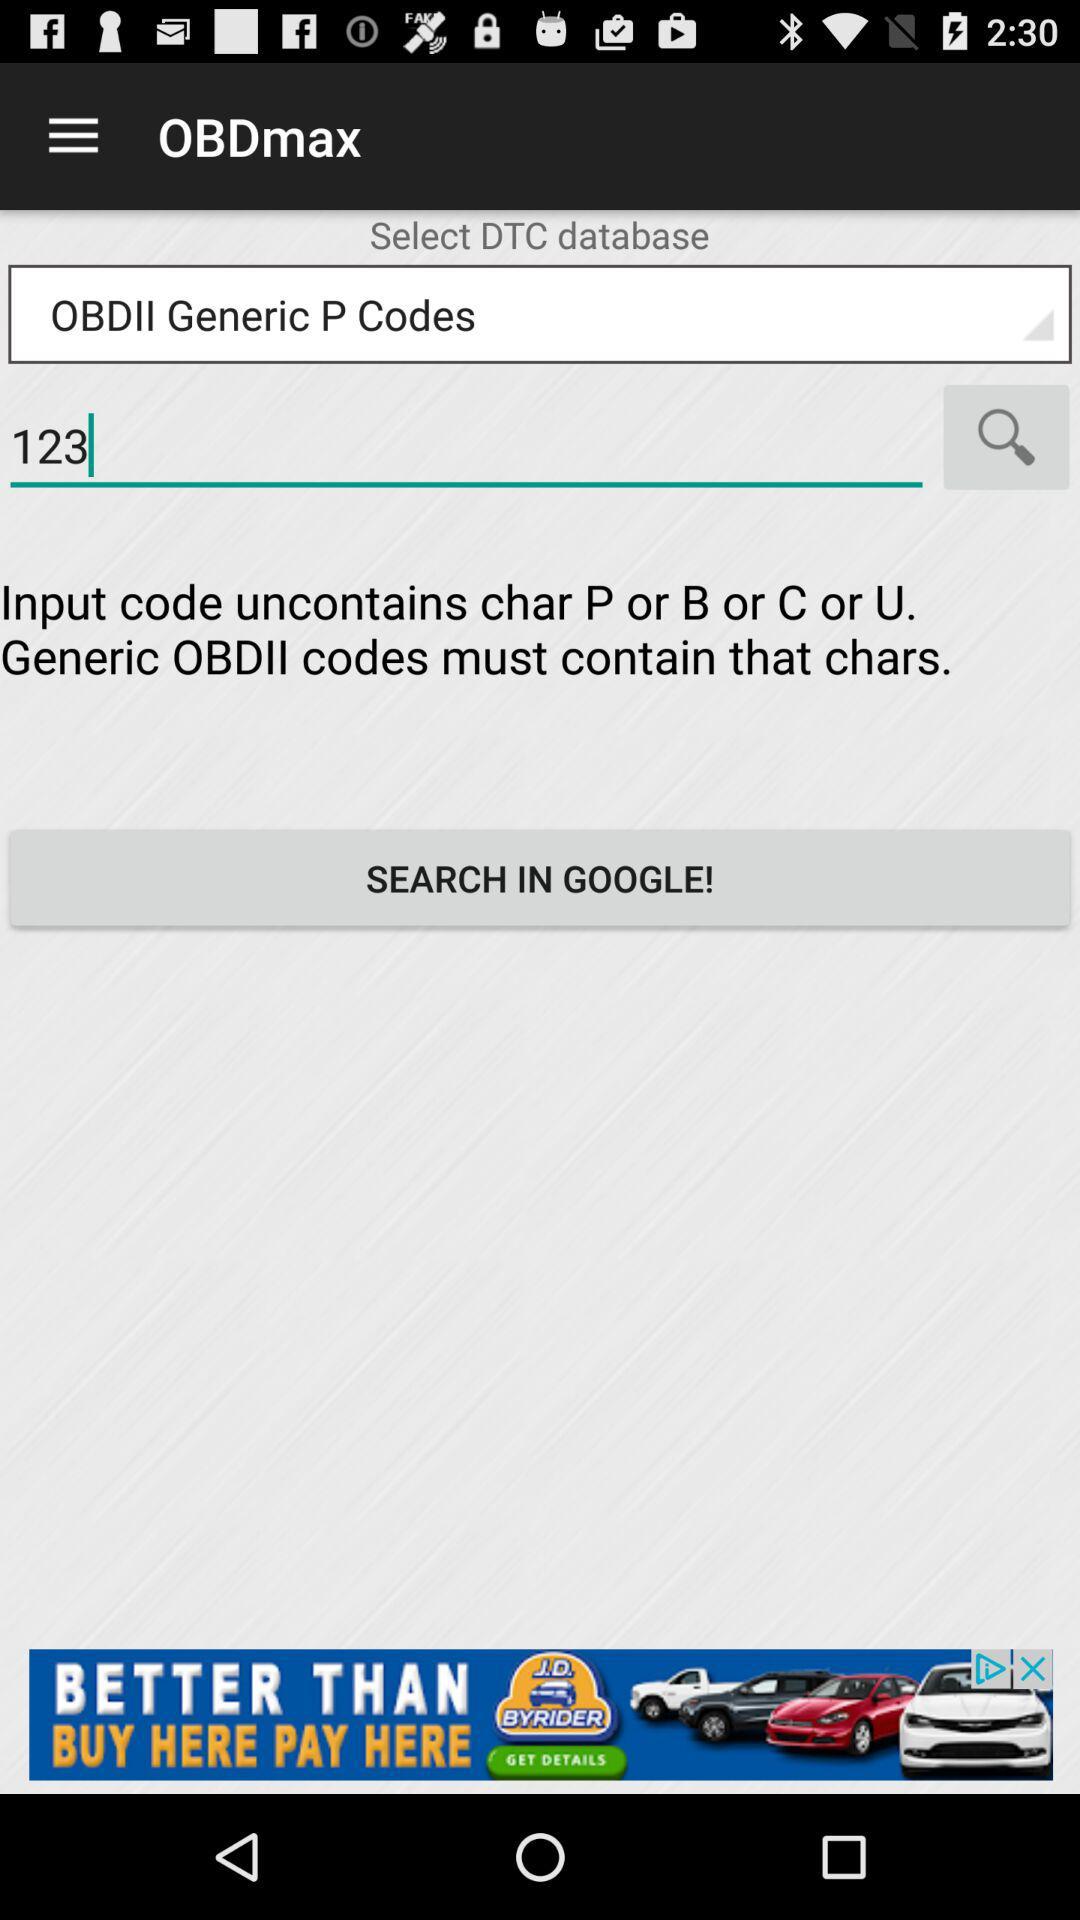  What do you see at coordinates (1006, 466) in the screenshot?
I see `the search icon` at bounding box center [1006, 466].